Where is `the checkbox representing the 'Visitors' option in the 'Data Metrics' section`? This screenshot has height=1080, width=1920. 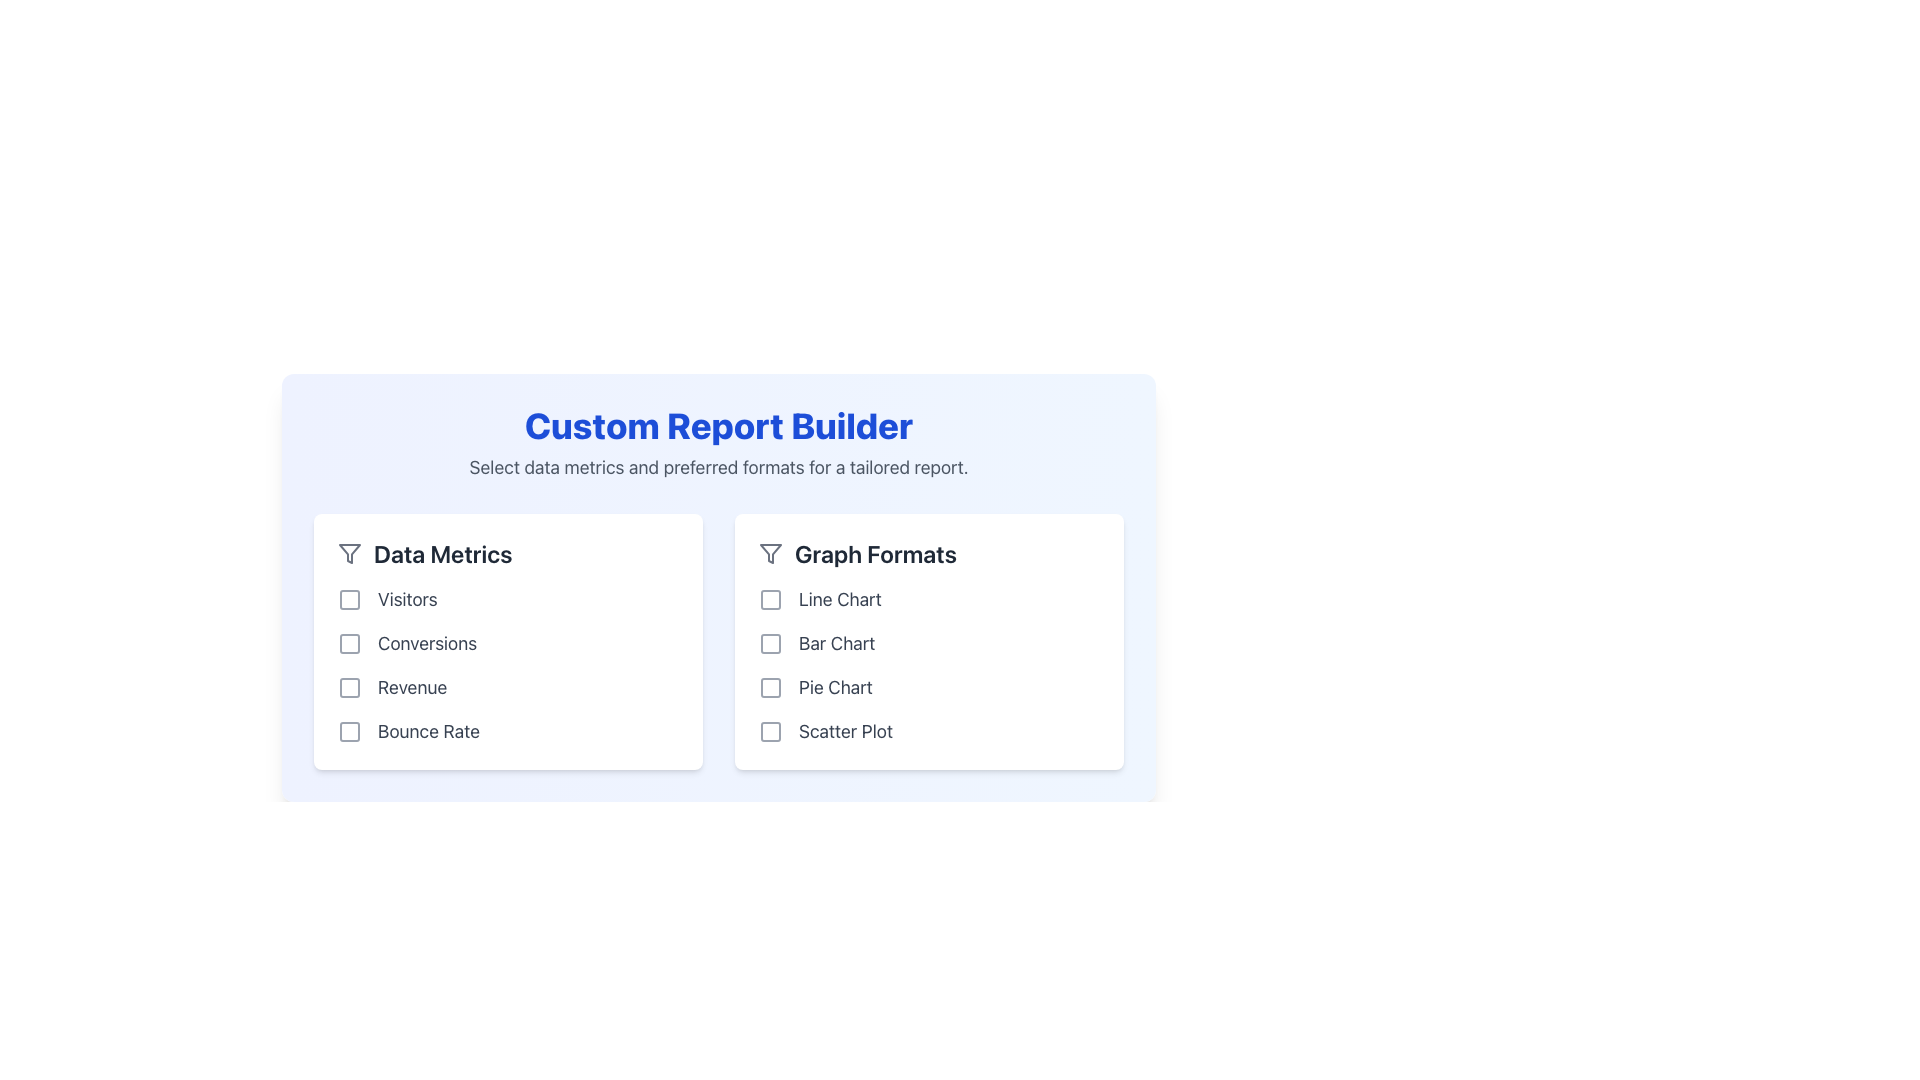
the checkbox representing the 'Visitors' option in the 'Data Metrics' section is located at coordinates (350, 599).